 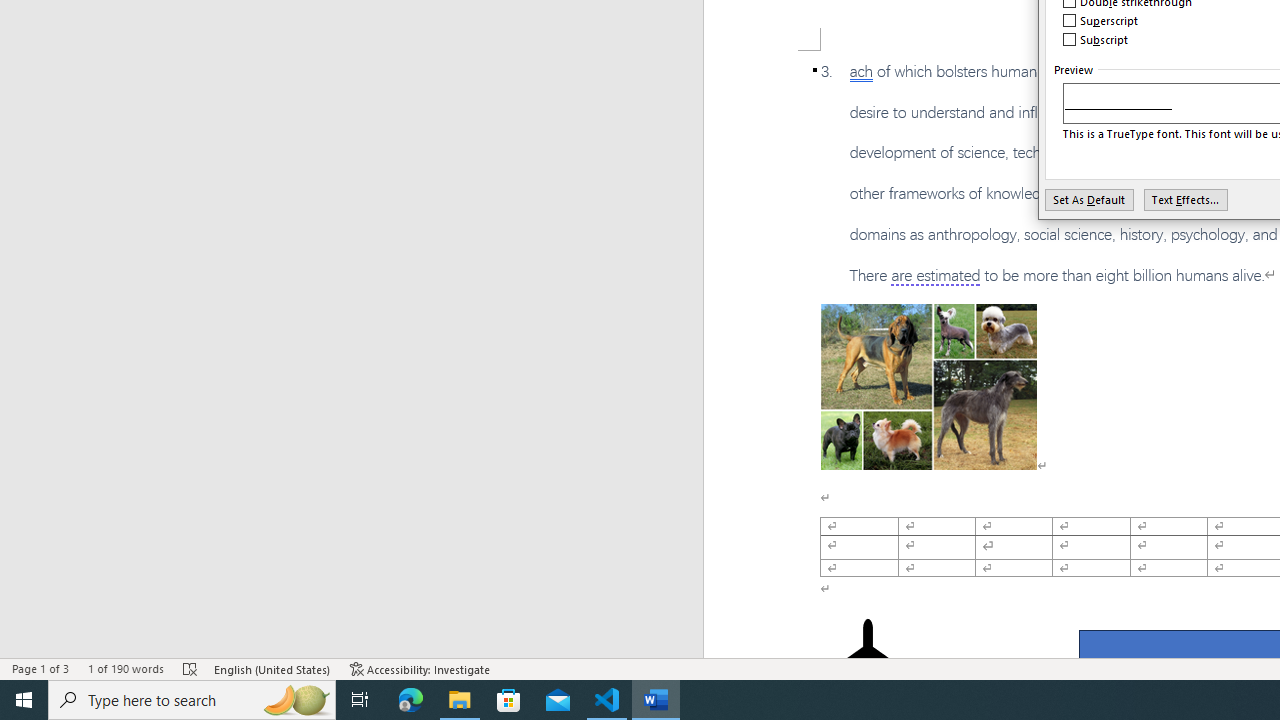 What do you see at coordinates (410, 698) in the screenshot?
I see `'Microsoft Edge'` at bounding box center [410, 698].